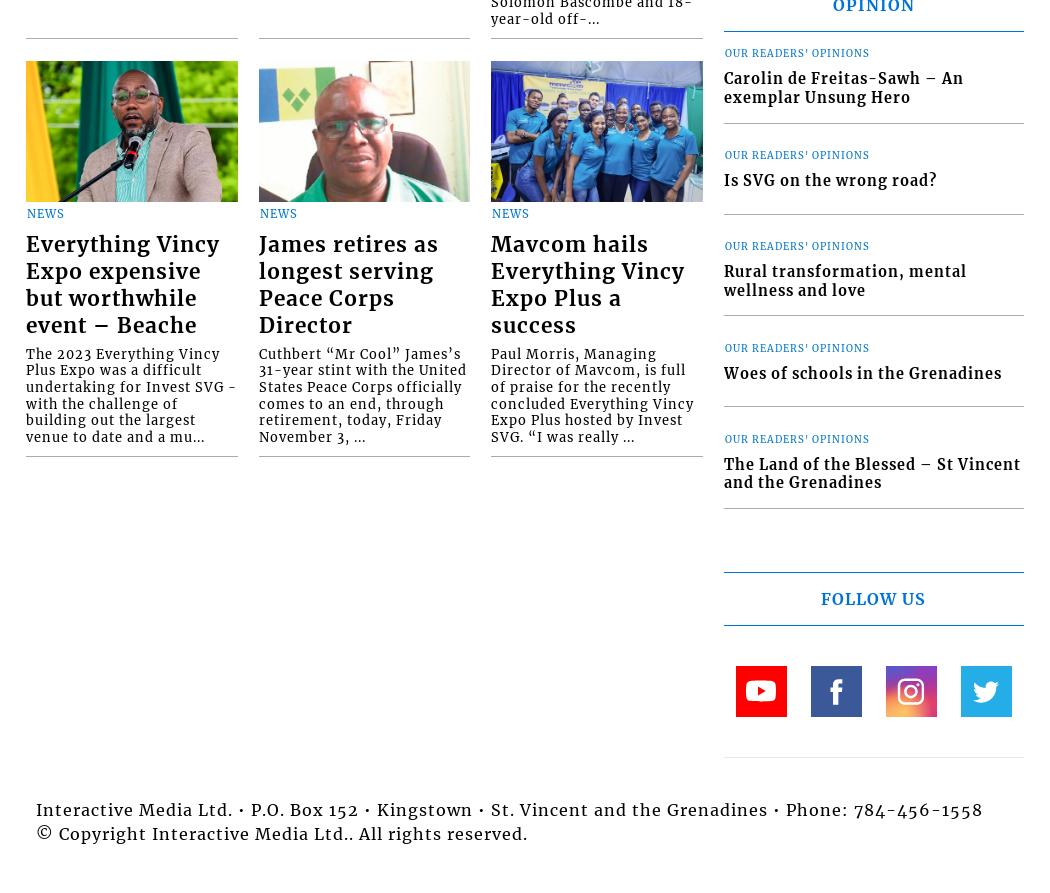  Describe the element at coordinates (829, 179) in the screenshot. I see `'Is SVG on the wrong road?'` at that location.